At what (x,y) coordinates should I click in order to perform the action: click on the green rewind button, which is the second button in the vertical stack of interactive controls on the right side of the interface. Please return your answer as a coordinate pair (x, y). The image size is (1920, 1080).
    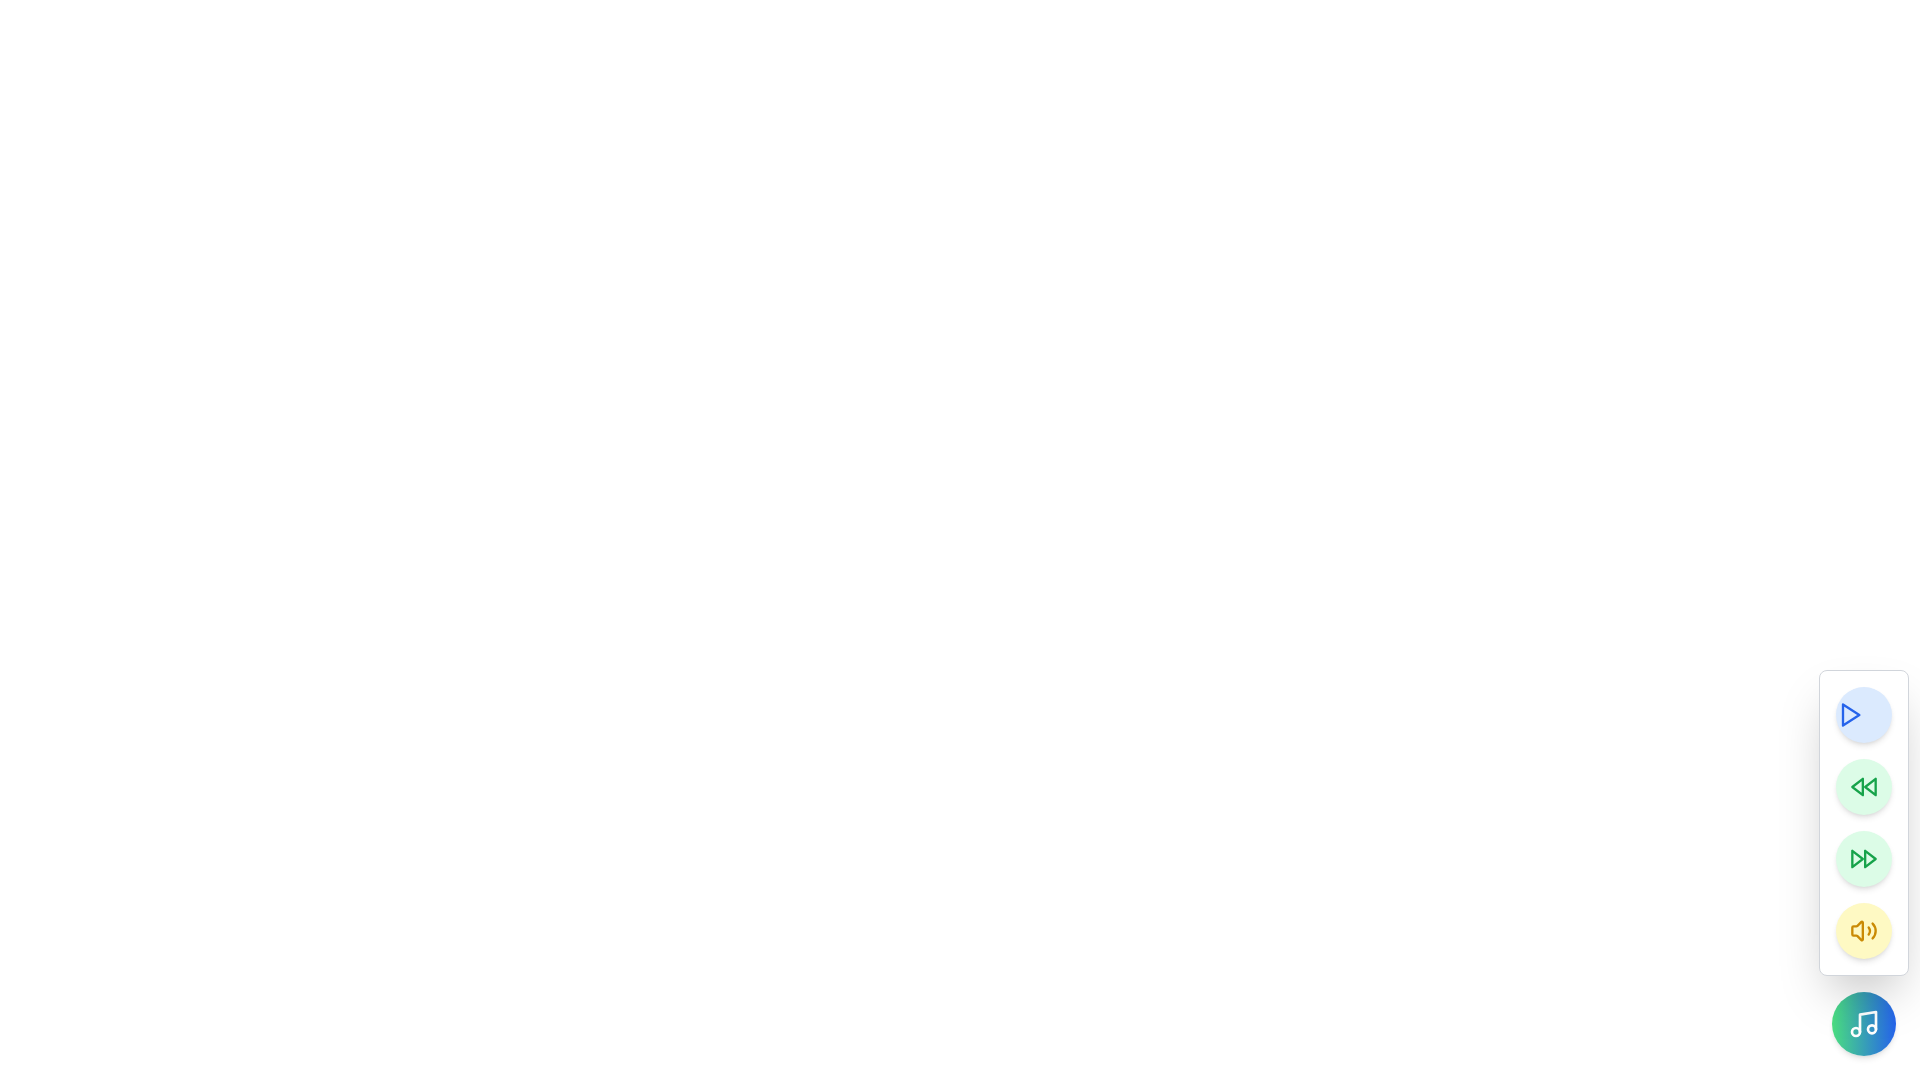
    Looking at the image, I should click on (1862, 785).